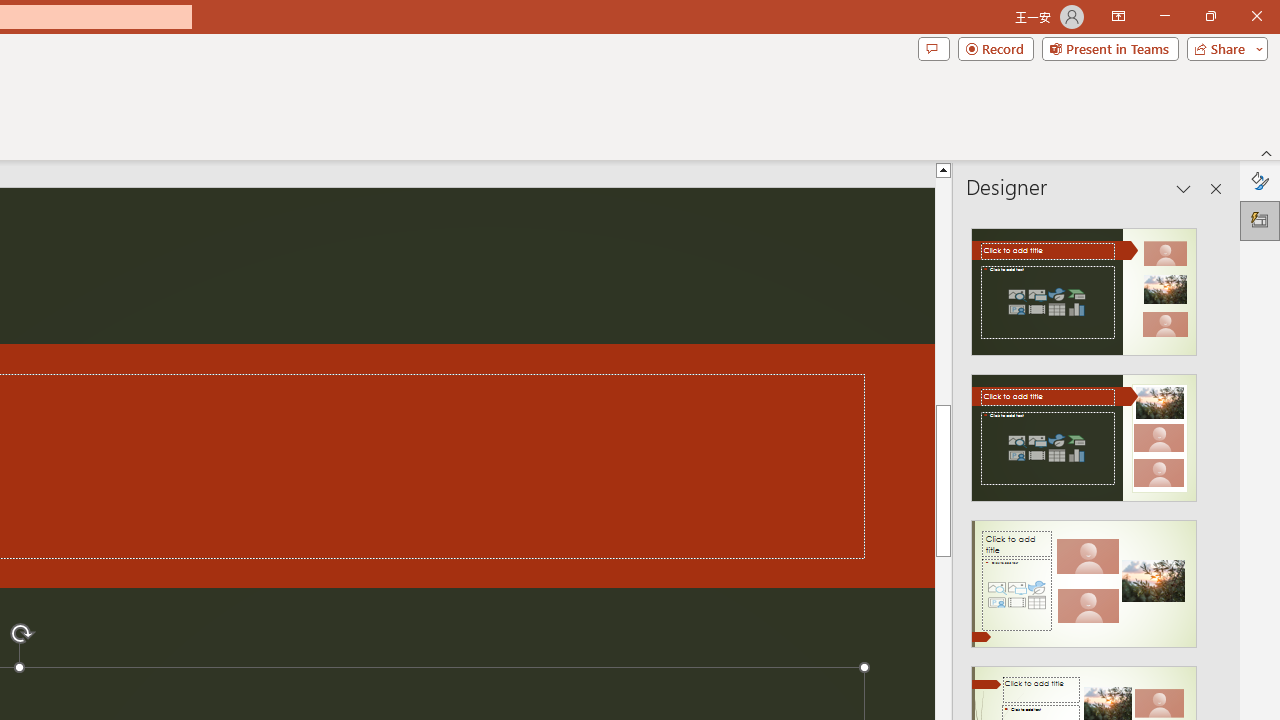 Image resolution: width=1280 pixels, height=720 pixels. Describe the element at coordinates (1259, 181) in the screenshot. I see `'Format Background'` at that location.